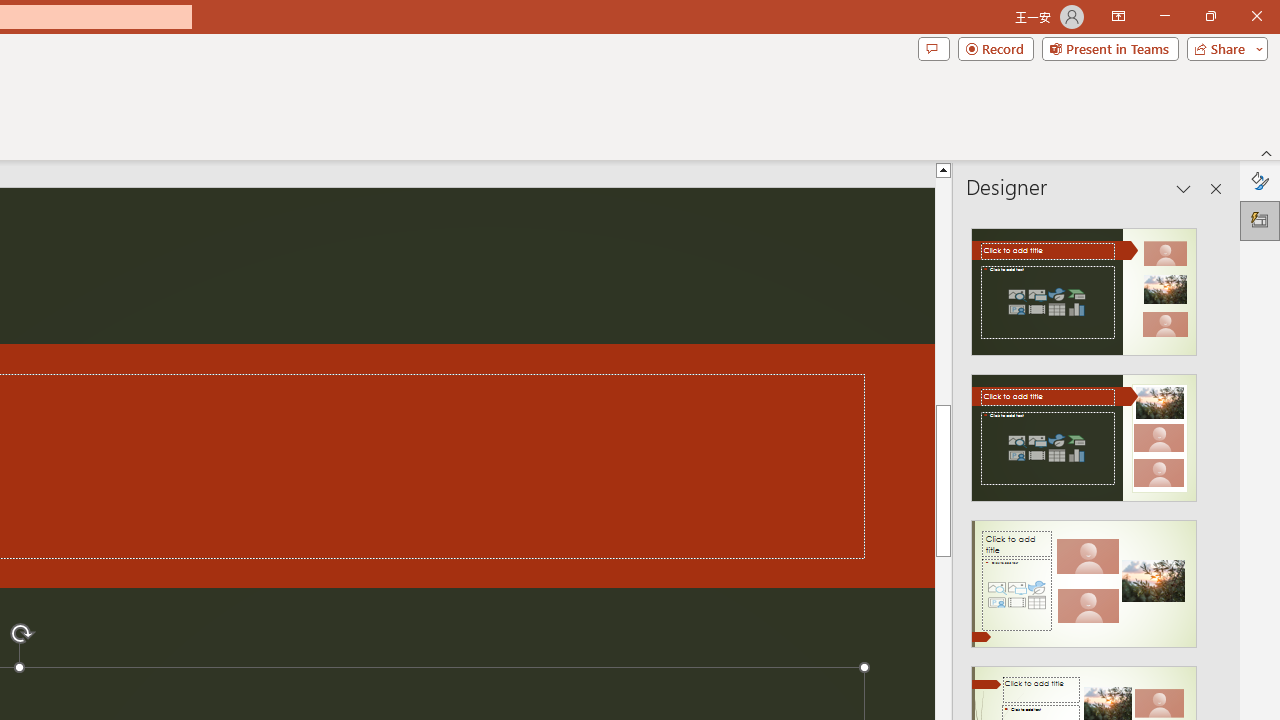 Image resolution: width=1280 pixels, height=720 pixels. Describe the element at coordinates (1259, 181) in the screenshot. I see `'Format Background'` at that location.